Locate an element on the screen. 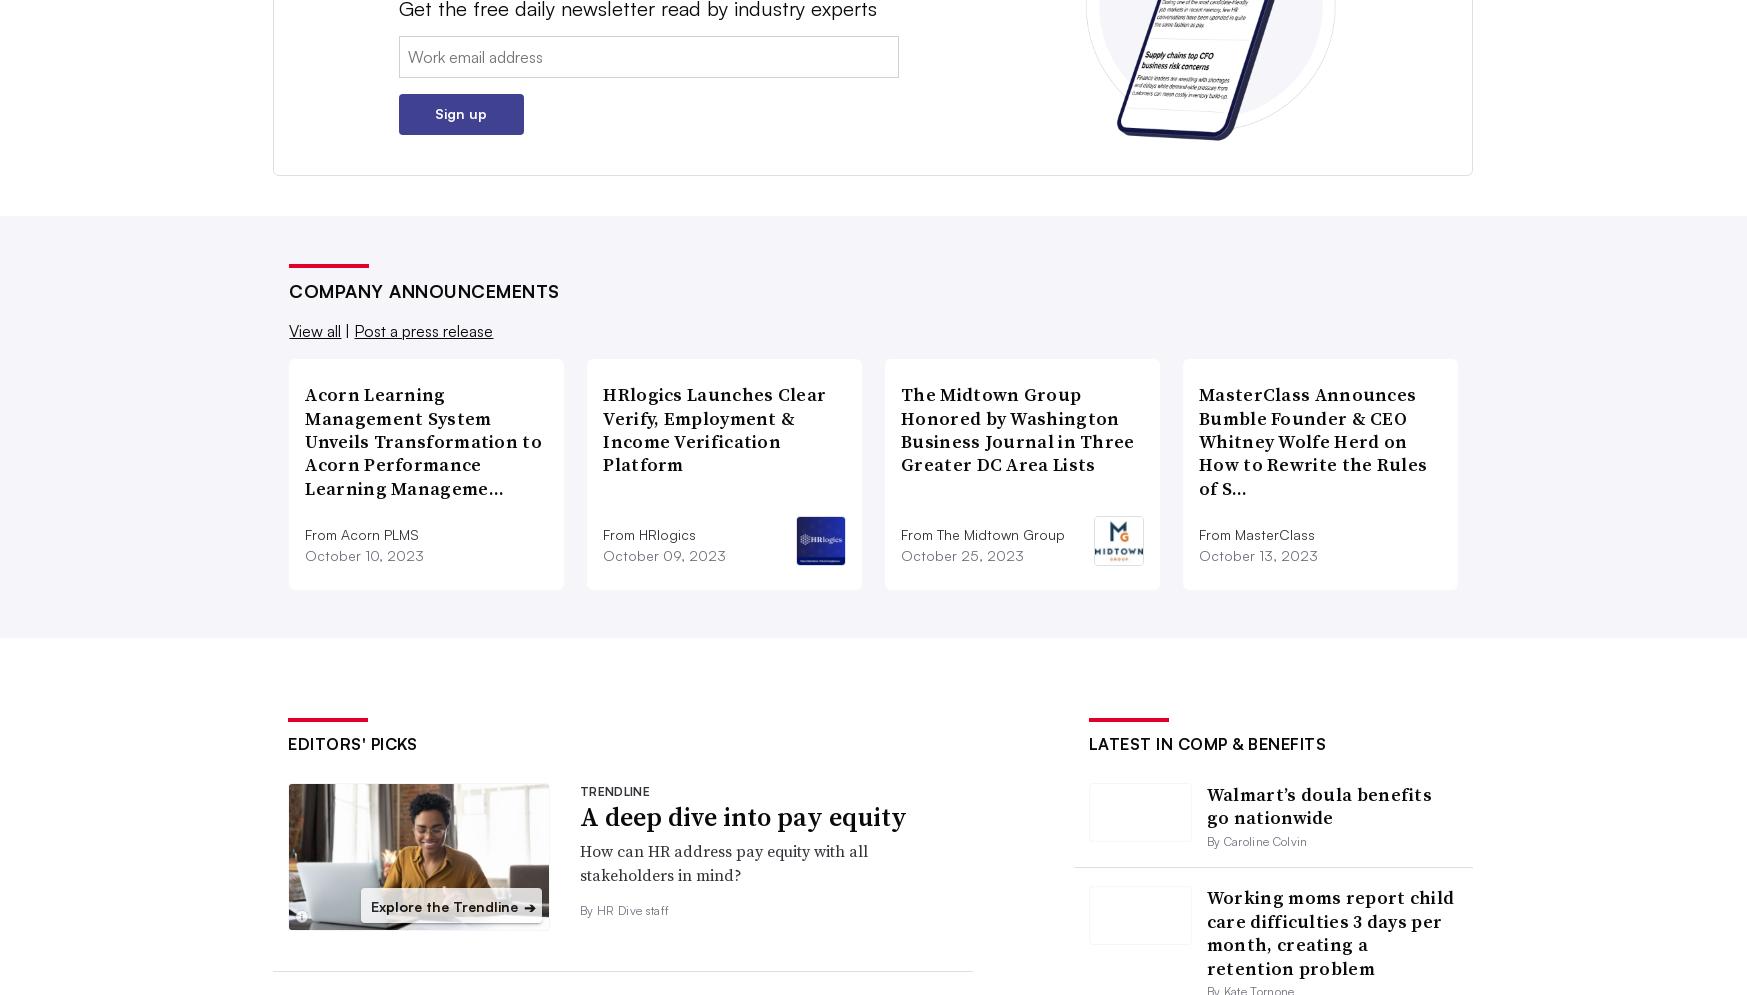 The width and height of the screenshot is (1747, 995). 'Sign up' is located at coordinates (461, 113).